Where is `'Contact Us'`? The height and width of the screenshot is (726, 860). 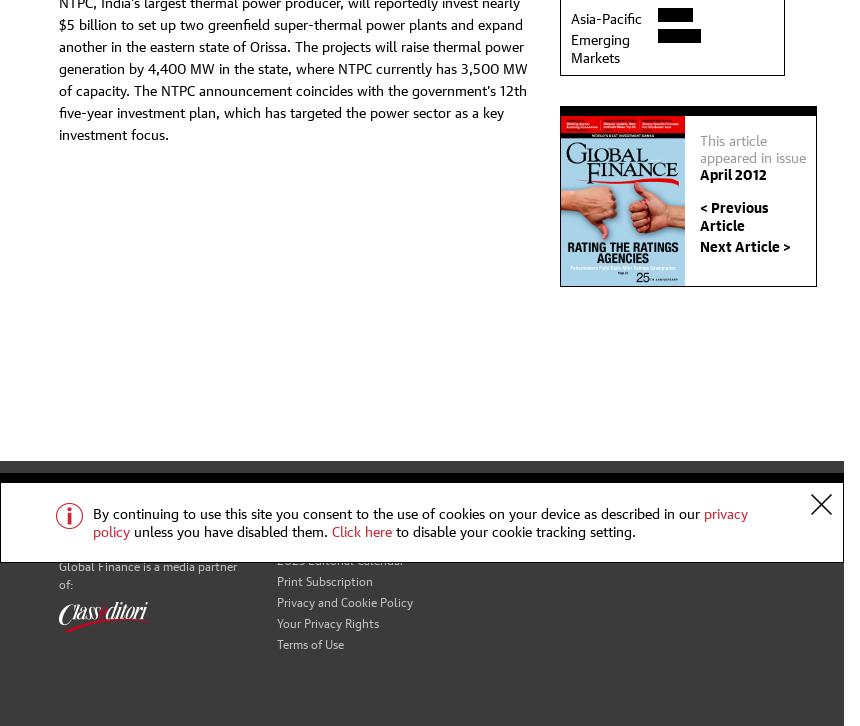 'Contact Us' is located at coordinates (304, 494).